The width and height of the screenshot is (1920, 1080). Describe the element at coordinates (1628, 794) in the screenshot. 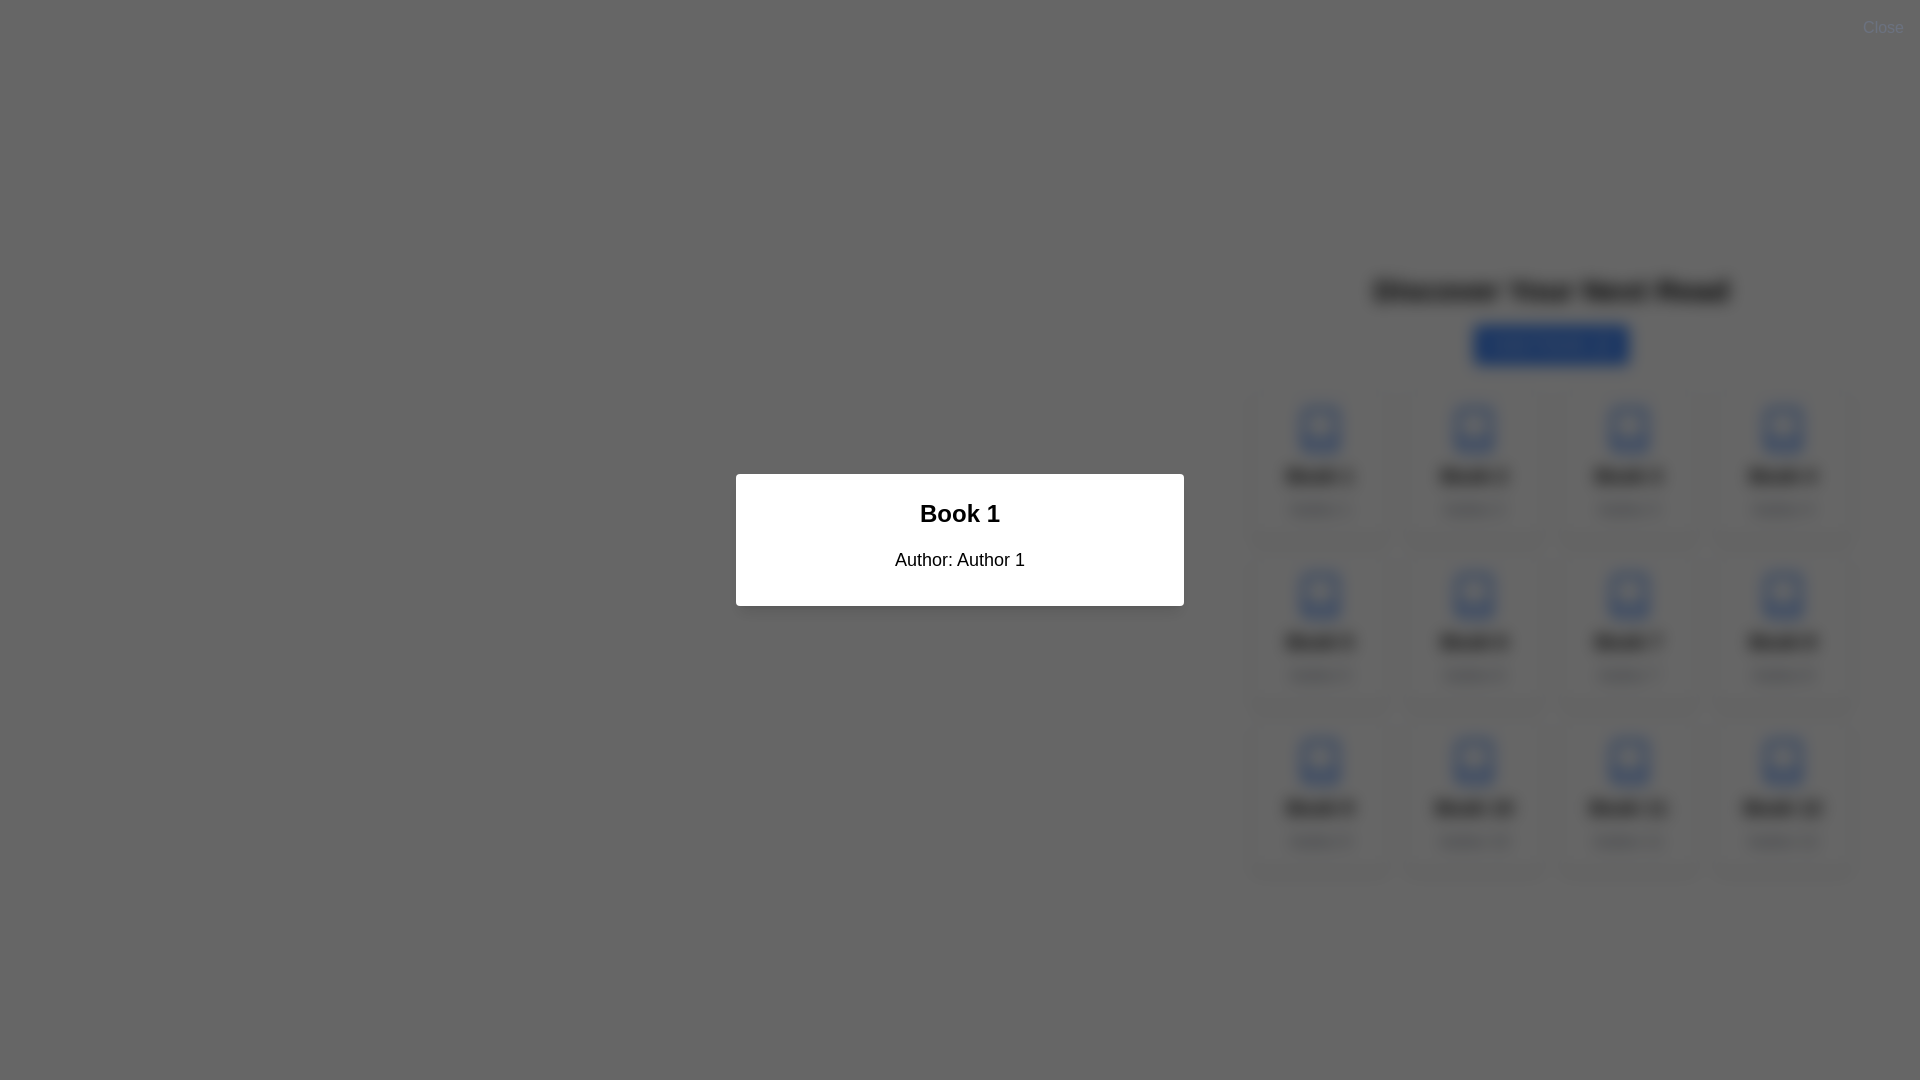

I see `the book information card located in the third cell of the fourth row, which provides details about the book's title and author` at that location.